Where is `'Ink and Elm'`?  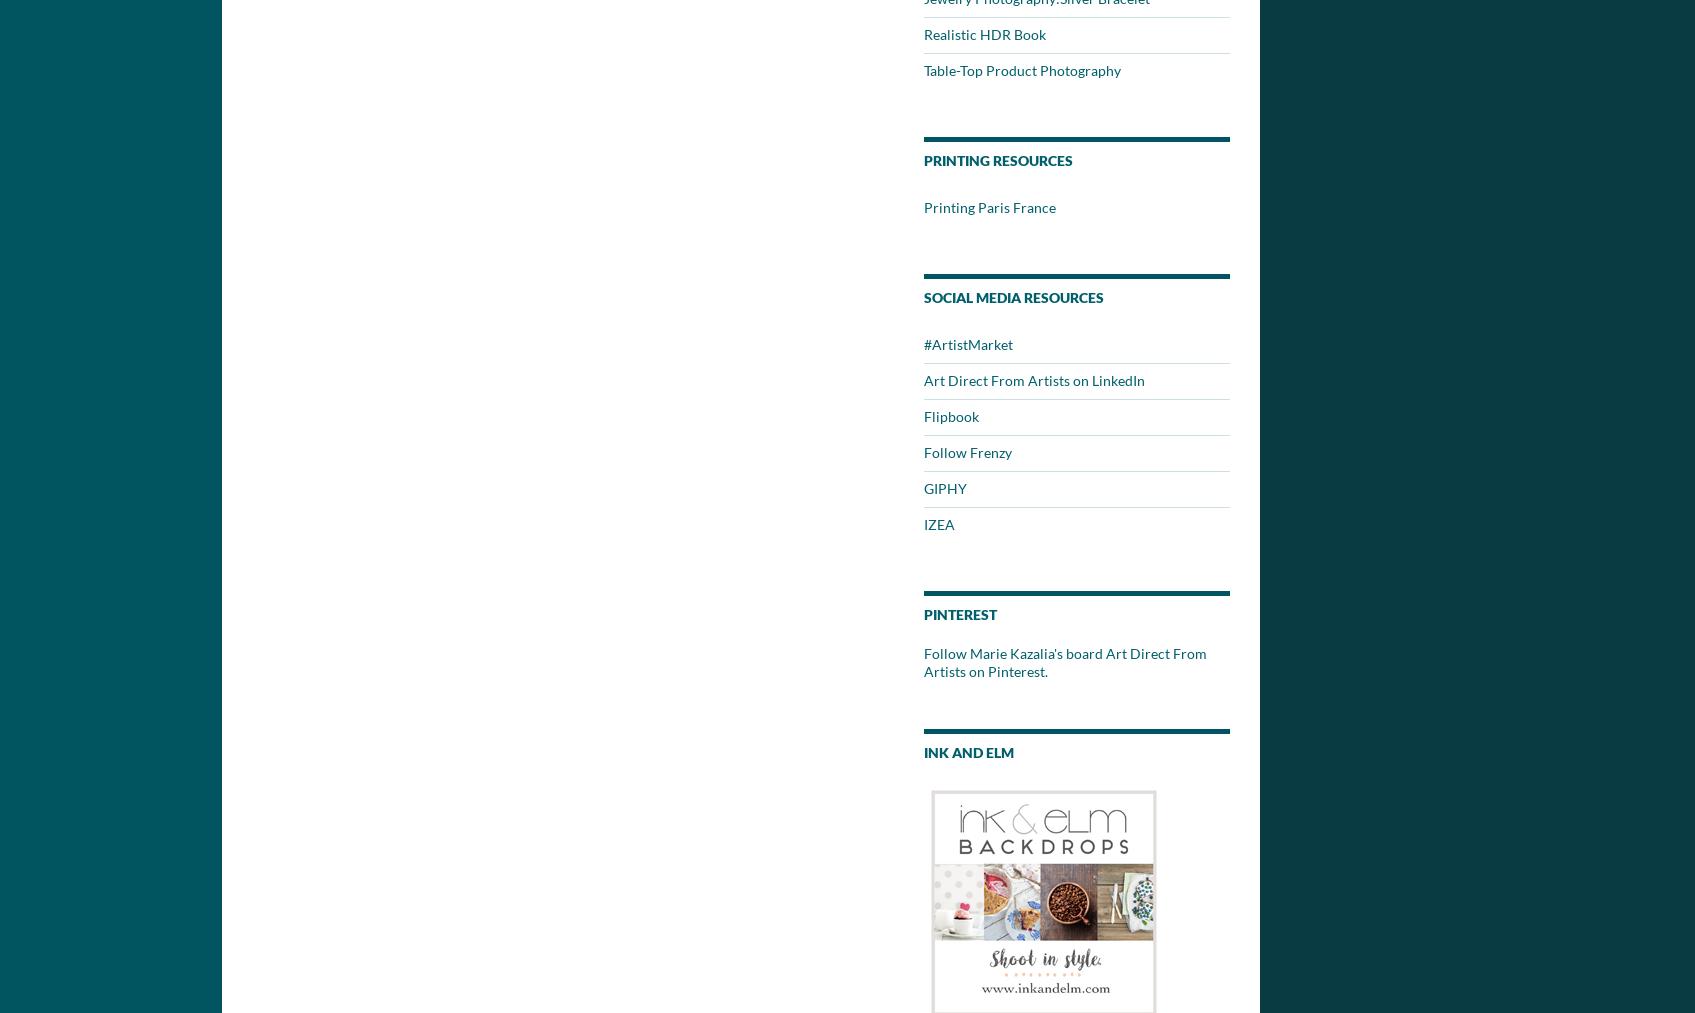
'Ink and Elm' is located at coordinates (969, 752).